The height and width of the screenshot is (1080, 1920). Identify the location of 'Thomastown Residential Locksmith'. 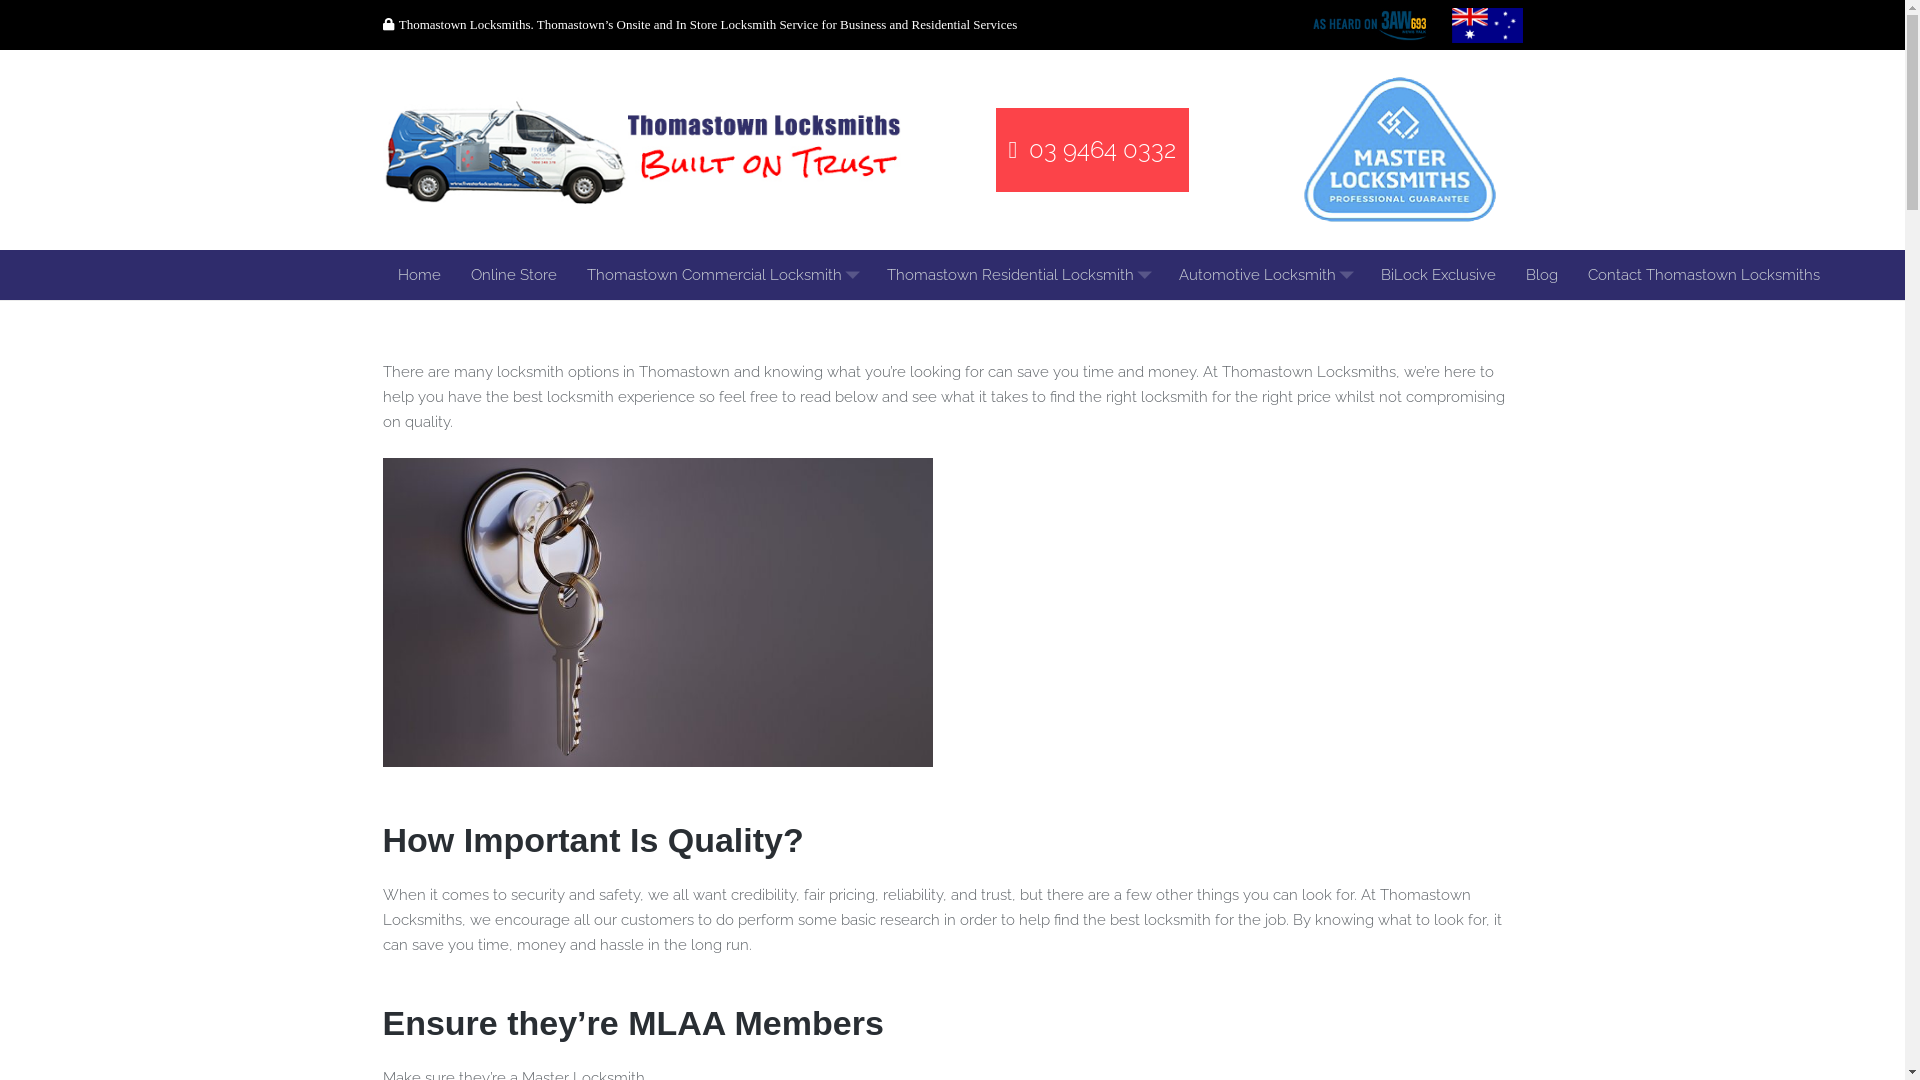
(1017, 274).